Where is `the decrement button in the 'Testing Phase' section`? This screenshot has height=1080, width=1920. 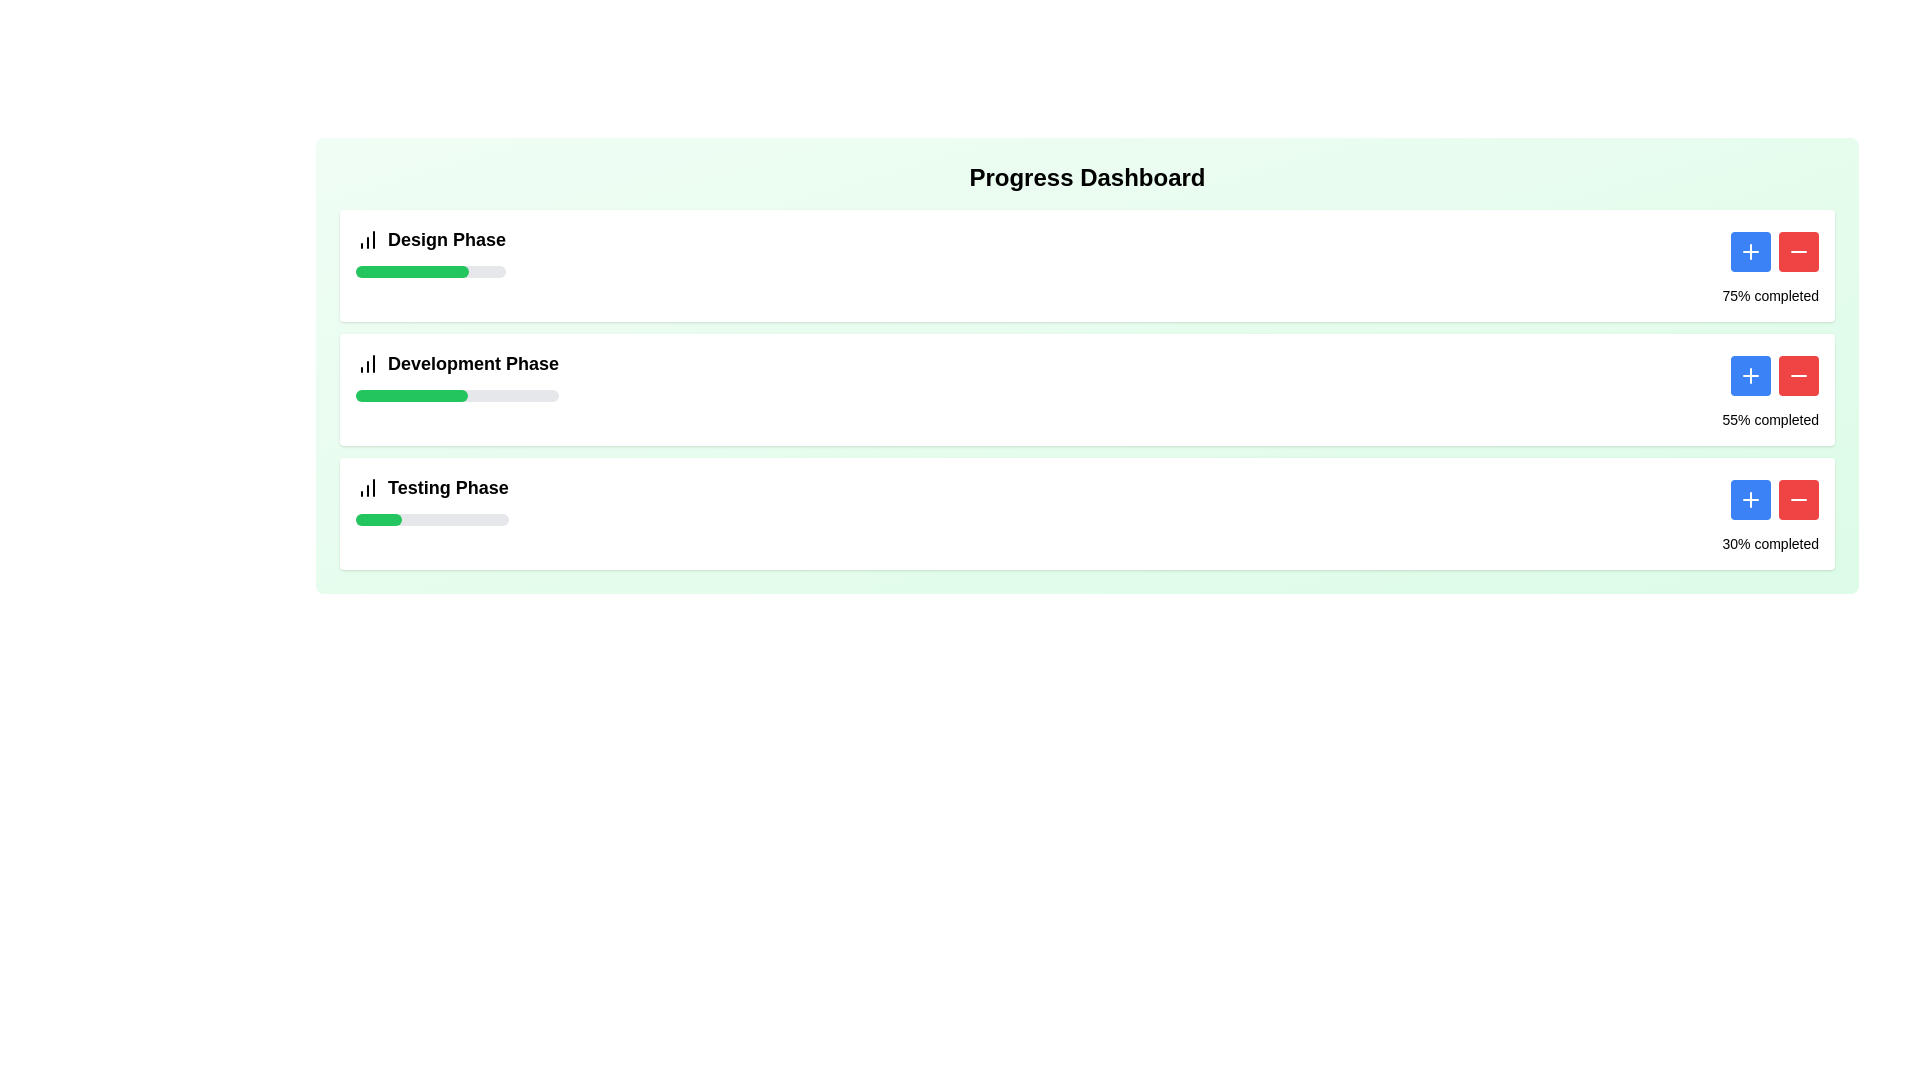 the decrement button in the 'Testing Phase' section is located at coordinates (1799, 499).